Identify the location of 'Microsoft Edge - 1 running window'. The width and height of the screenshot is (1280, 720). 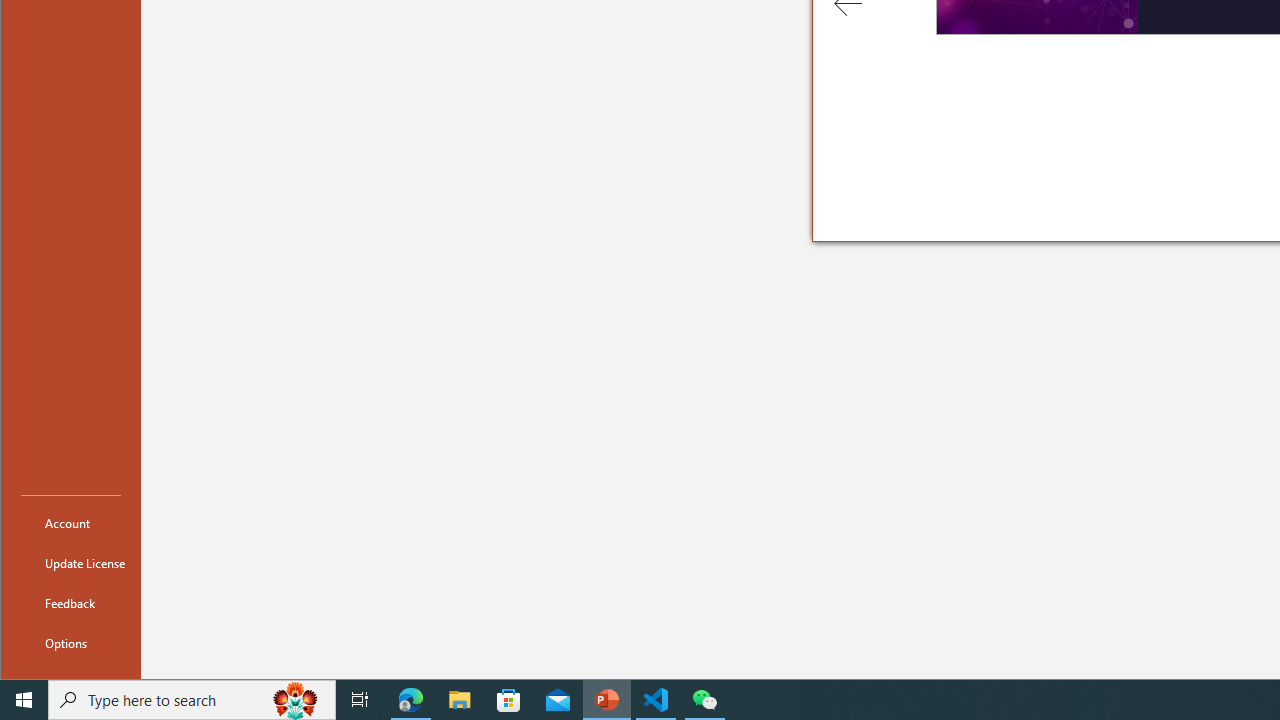
(410, 698).